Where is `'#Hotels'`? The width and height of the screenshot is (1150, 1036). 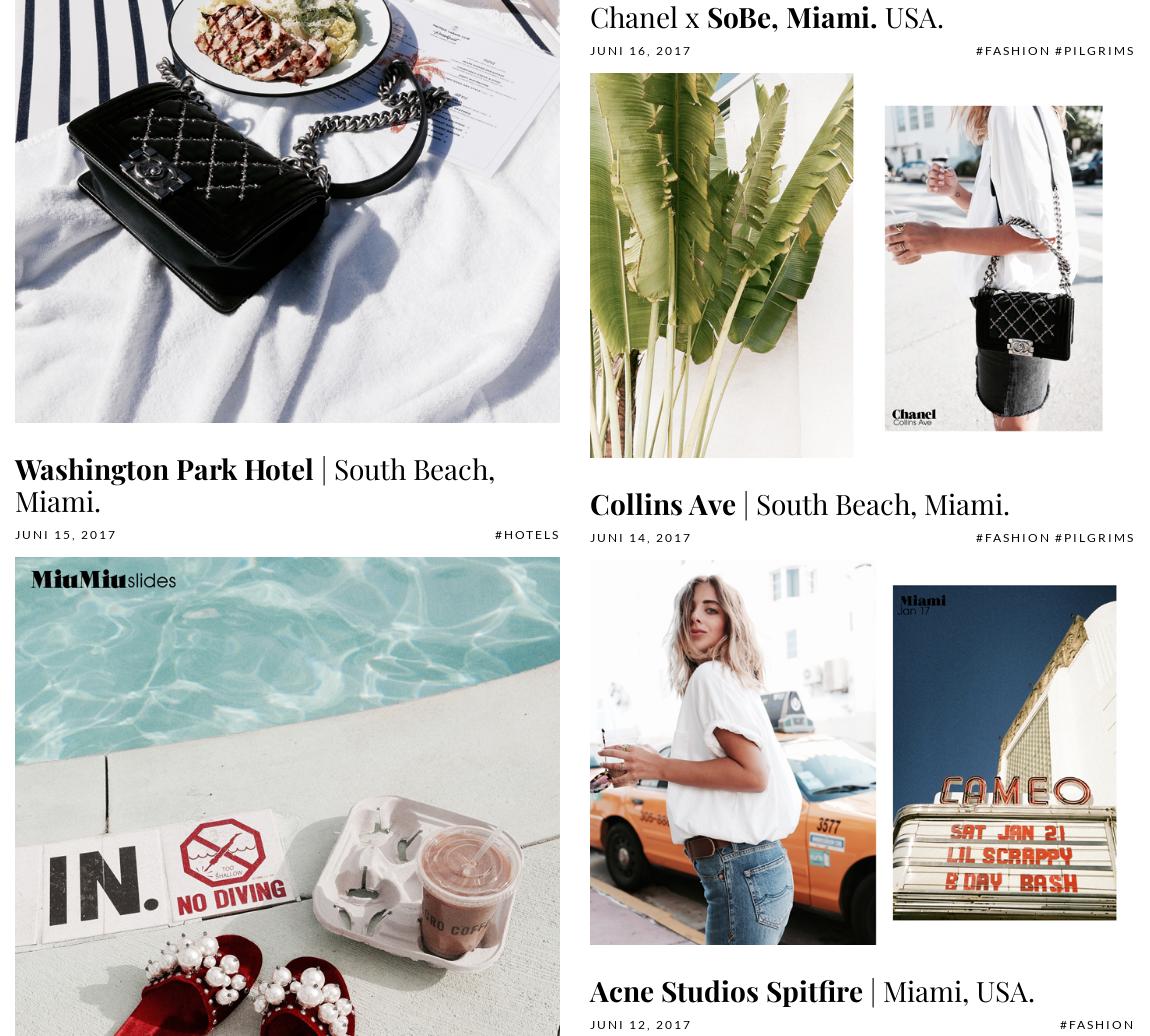 '#Hotels' is located at coordinates (494, 534).